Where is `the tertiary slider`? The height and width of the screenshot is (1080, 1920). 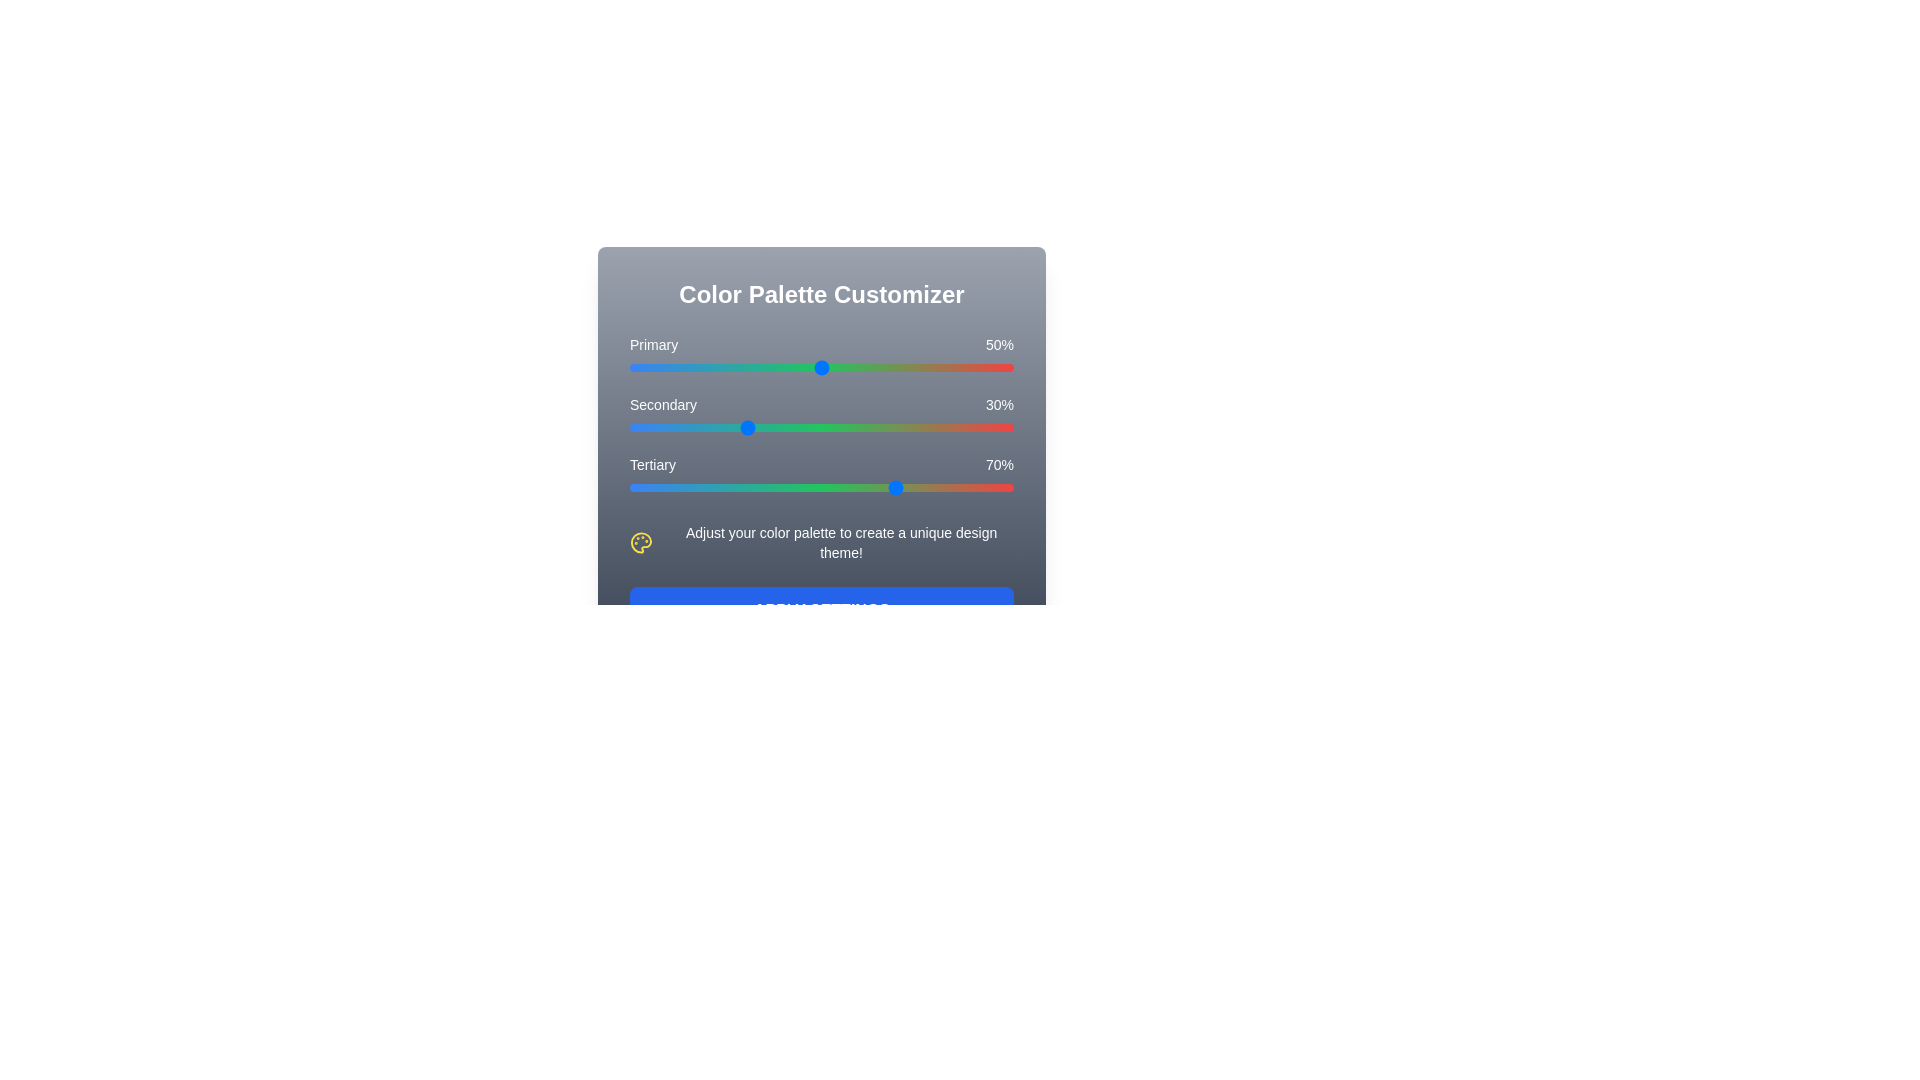
the tertiary slider is located at coordinates (790, 488).